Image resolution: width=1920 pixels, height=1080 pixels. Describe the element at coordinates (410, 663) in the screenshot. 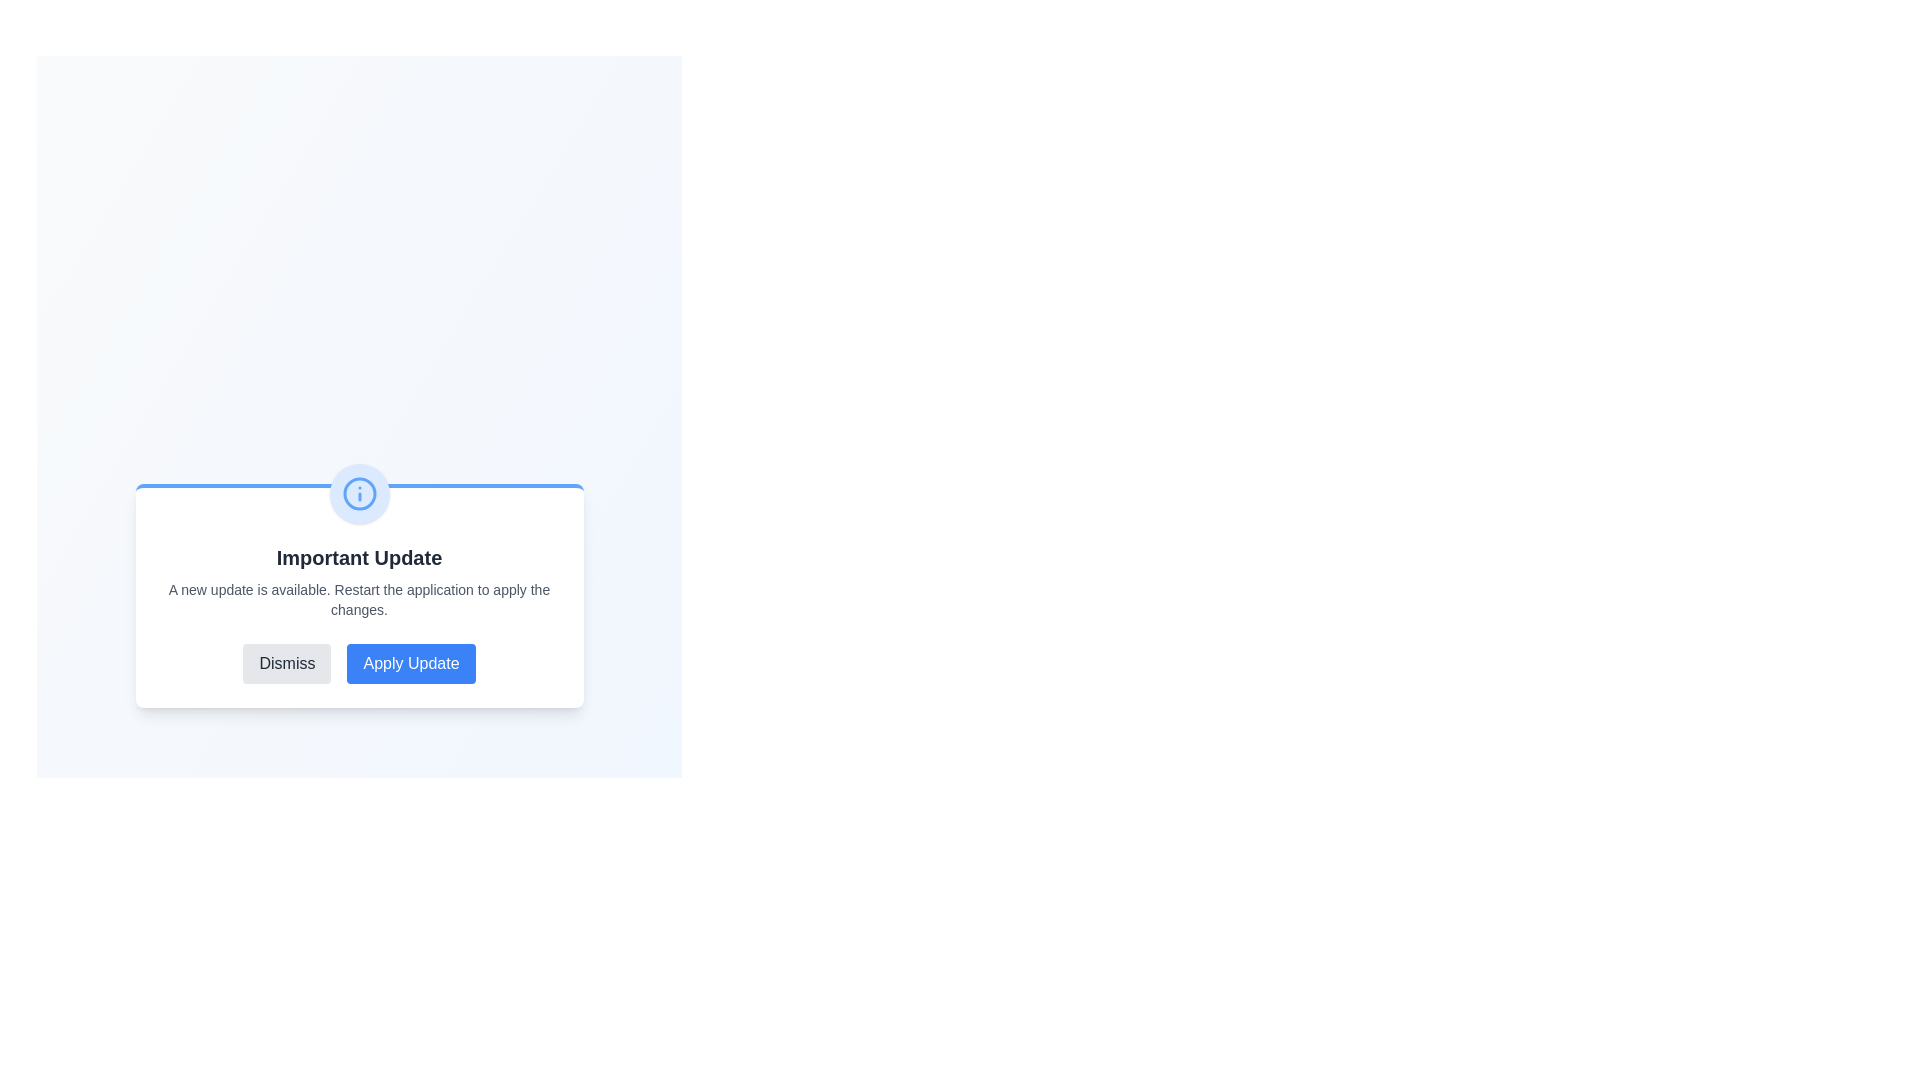

I see `'Apply Update' button to apply the update` at that location.